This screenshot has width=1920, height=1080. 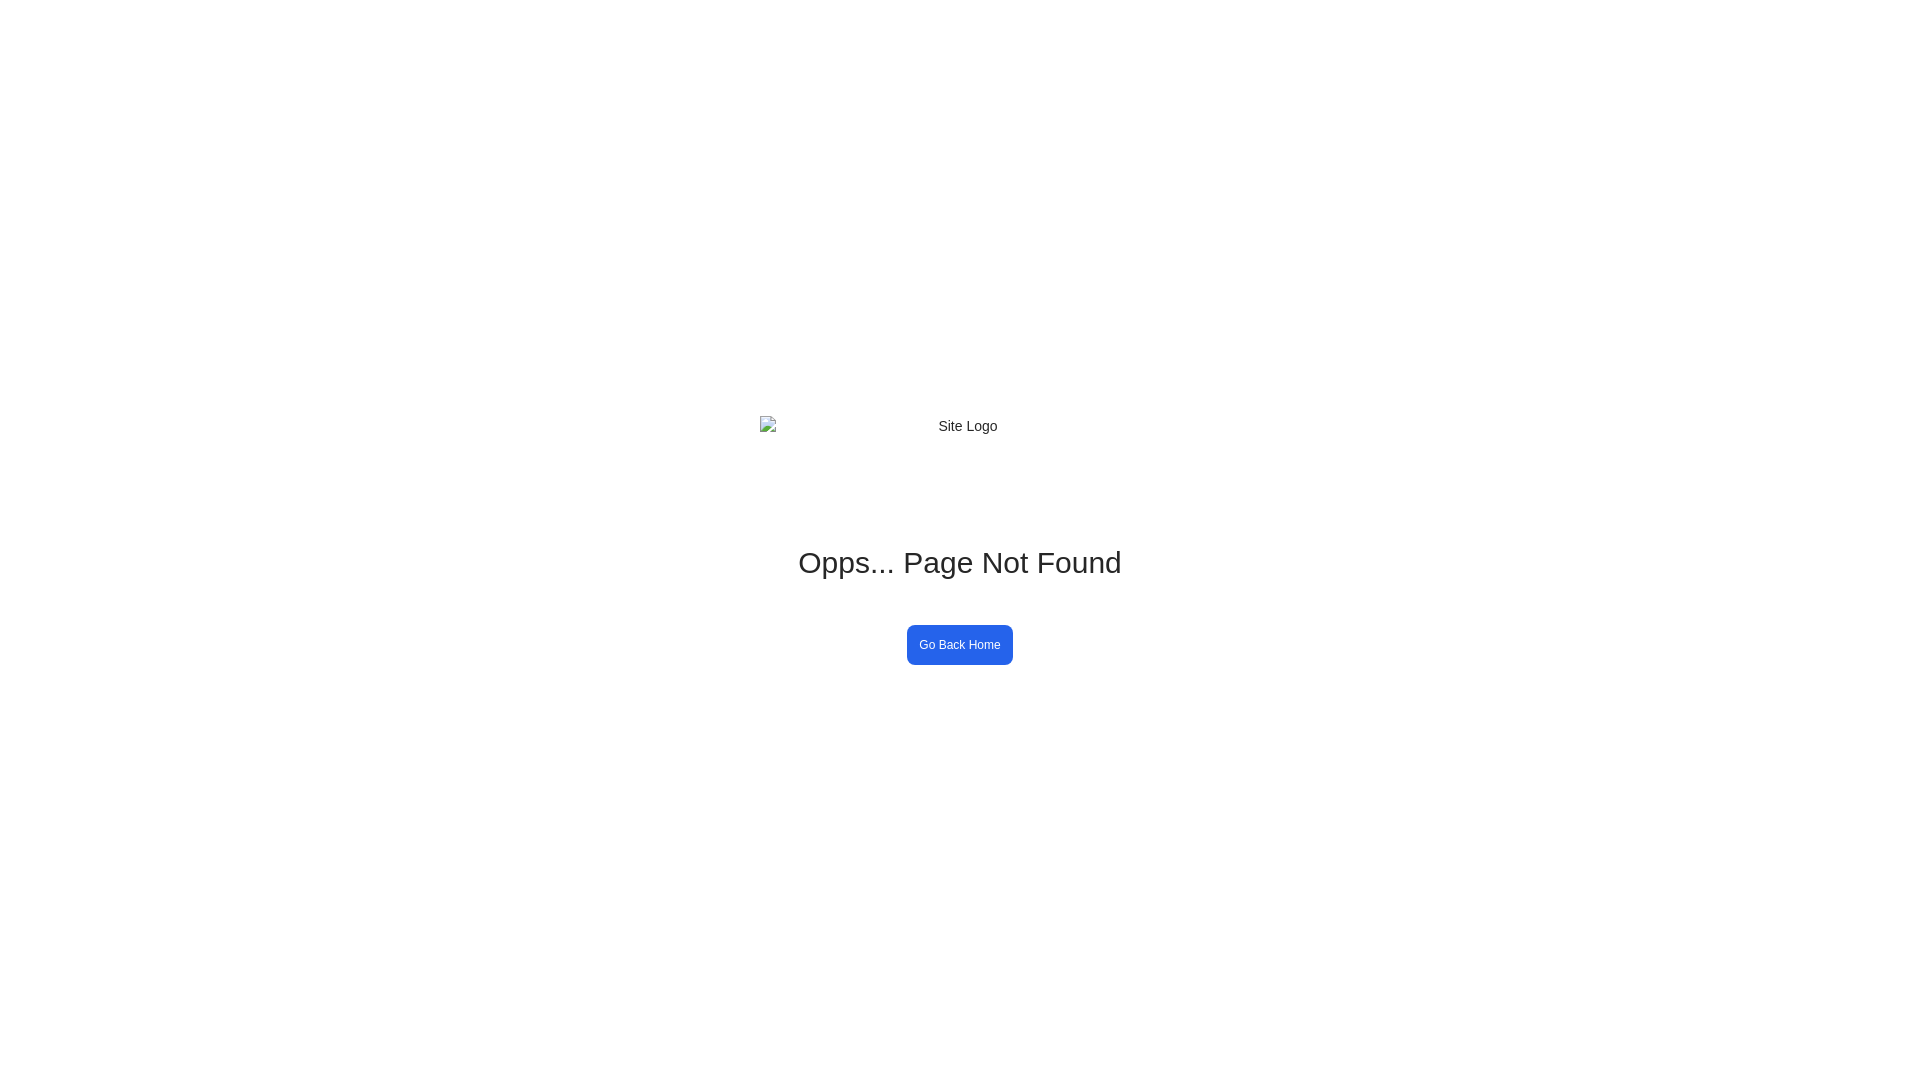 I want to click on 'Go Back Home', so click(x=958, y=644).